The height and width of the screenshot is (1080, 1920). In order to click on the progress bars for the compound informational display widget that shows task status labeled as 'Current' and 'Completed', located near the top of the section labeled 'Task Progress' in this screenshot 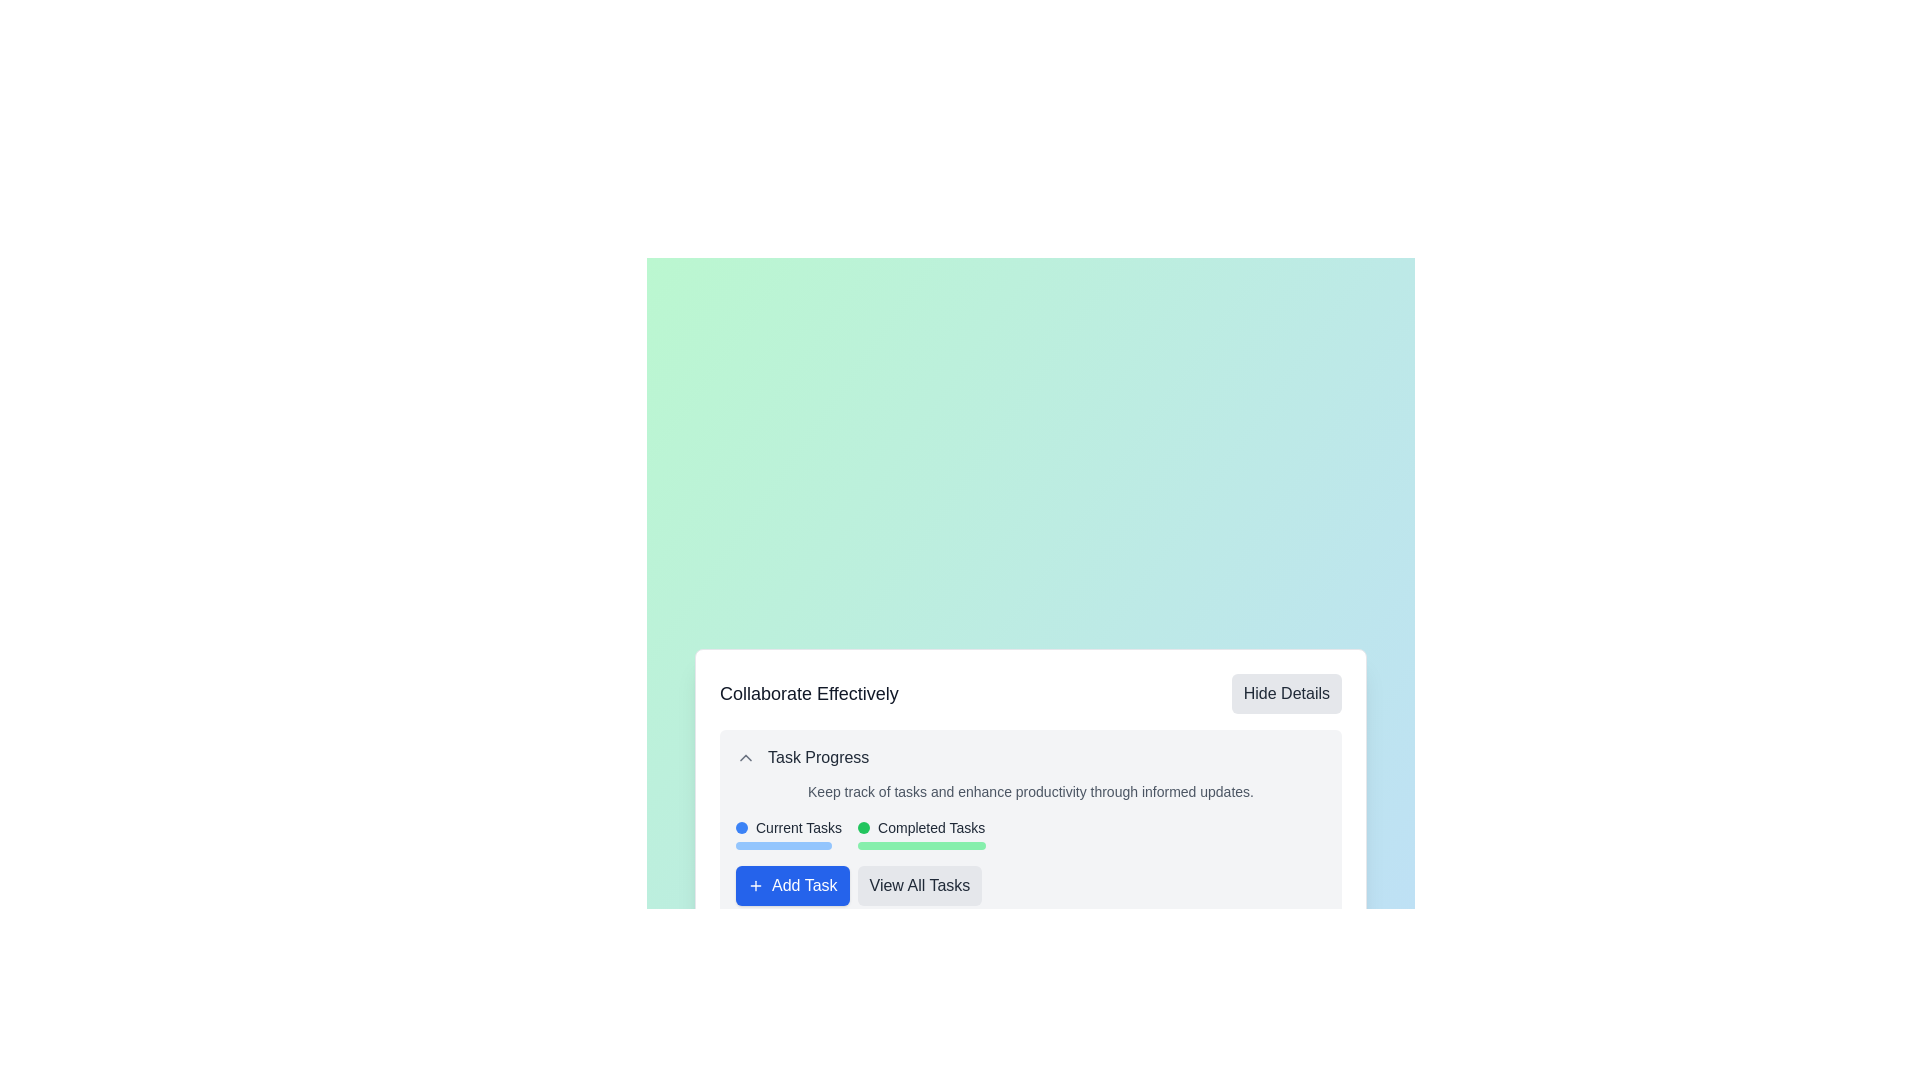, I will do `click(1031, 833)`.